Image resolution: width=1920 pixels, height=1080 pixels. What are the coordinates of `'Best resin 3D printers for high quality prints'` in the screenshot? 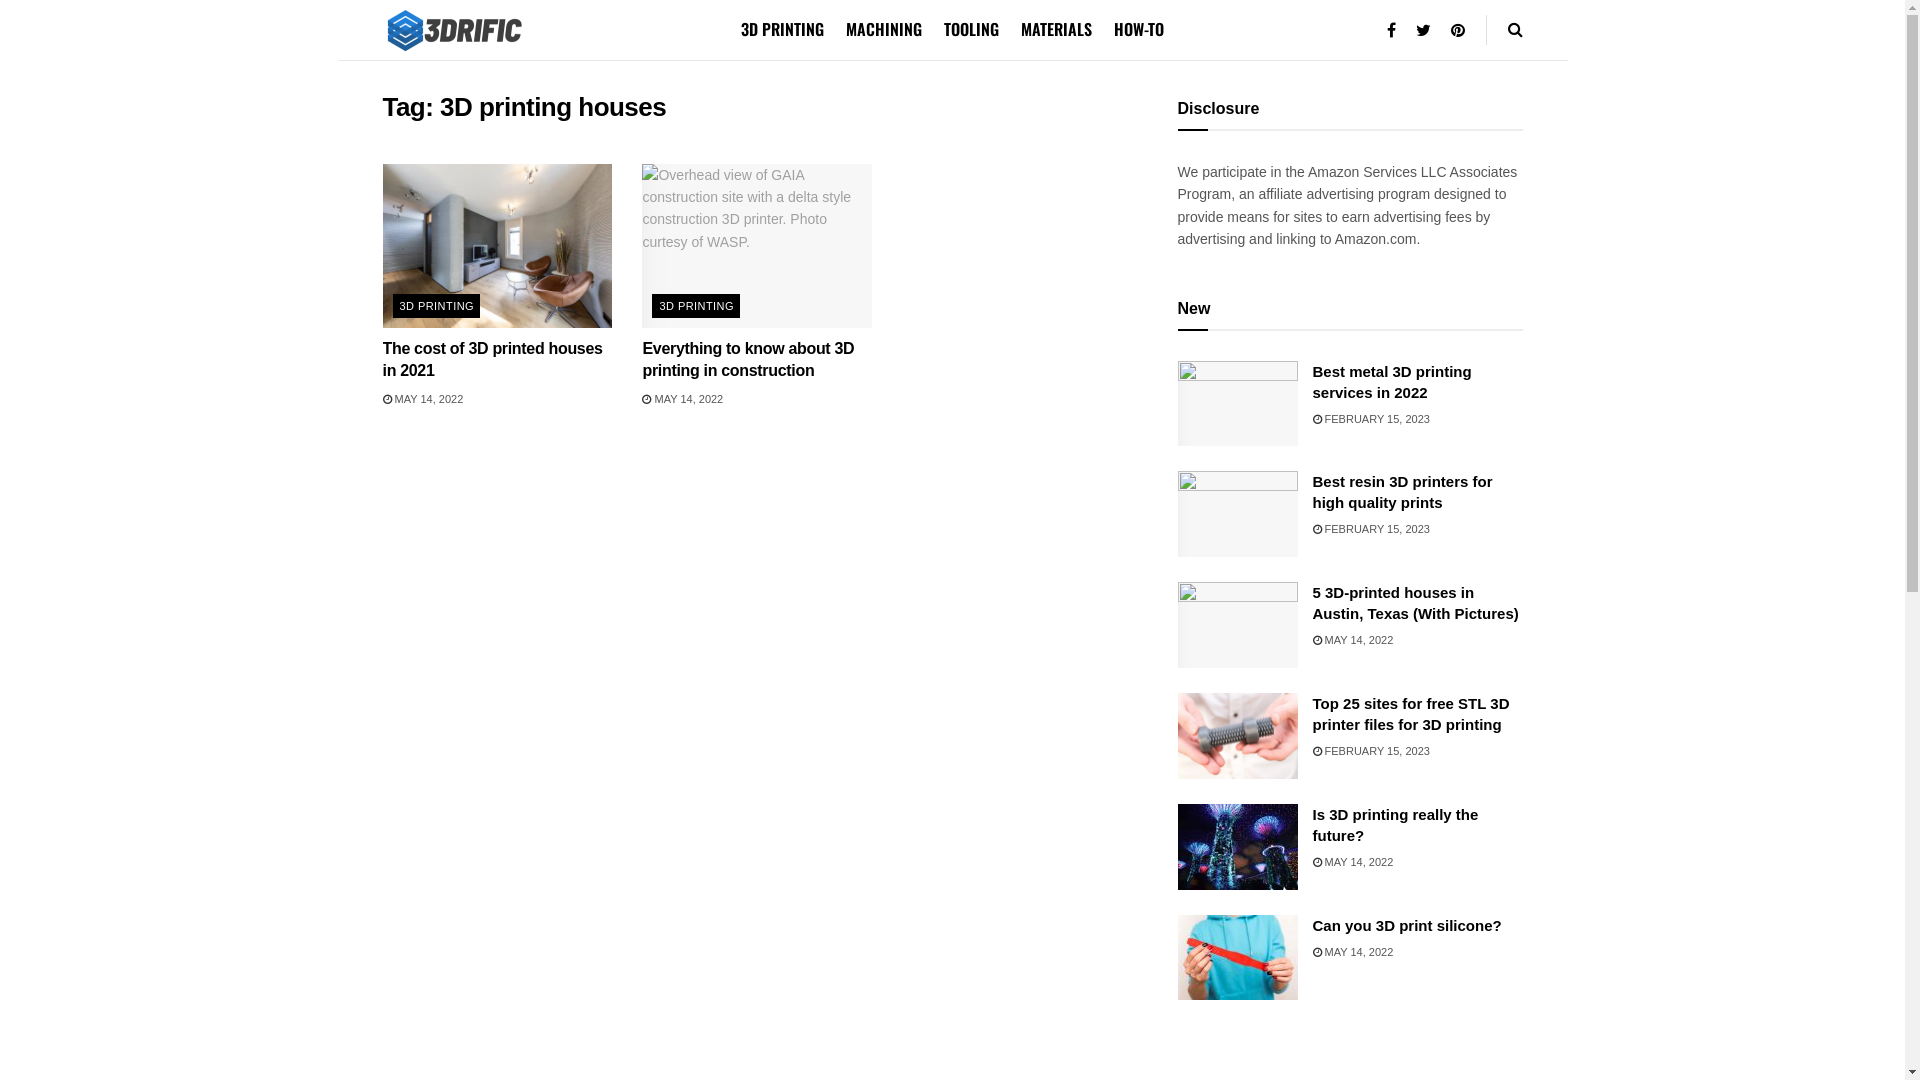 It's located at (1400, 492).